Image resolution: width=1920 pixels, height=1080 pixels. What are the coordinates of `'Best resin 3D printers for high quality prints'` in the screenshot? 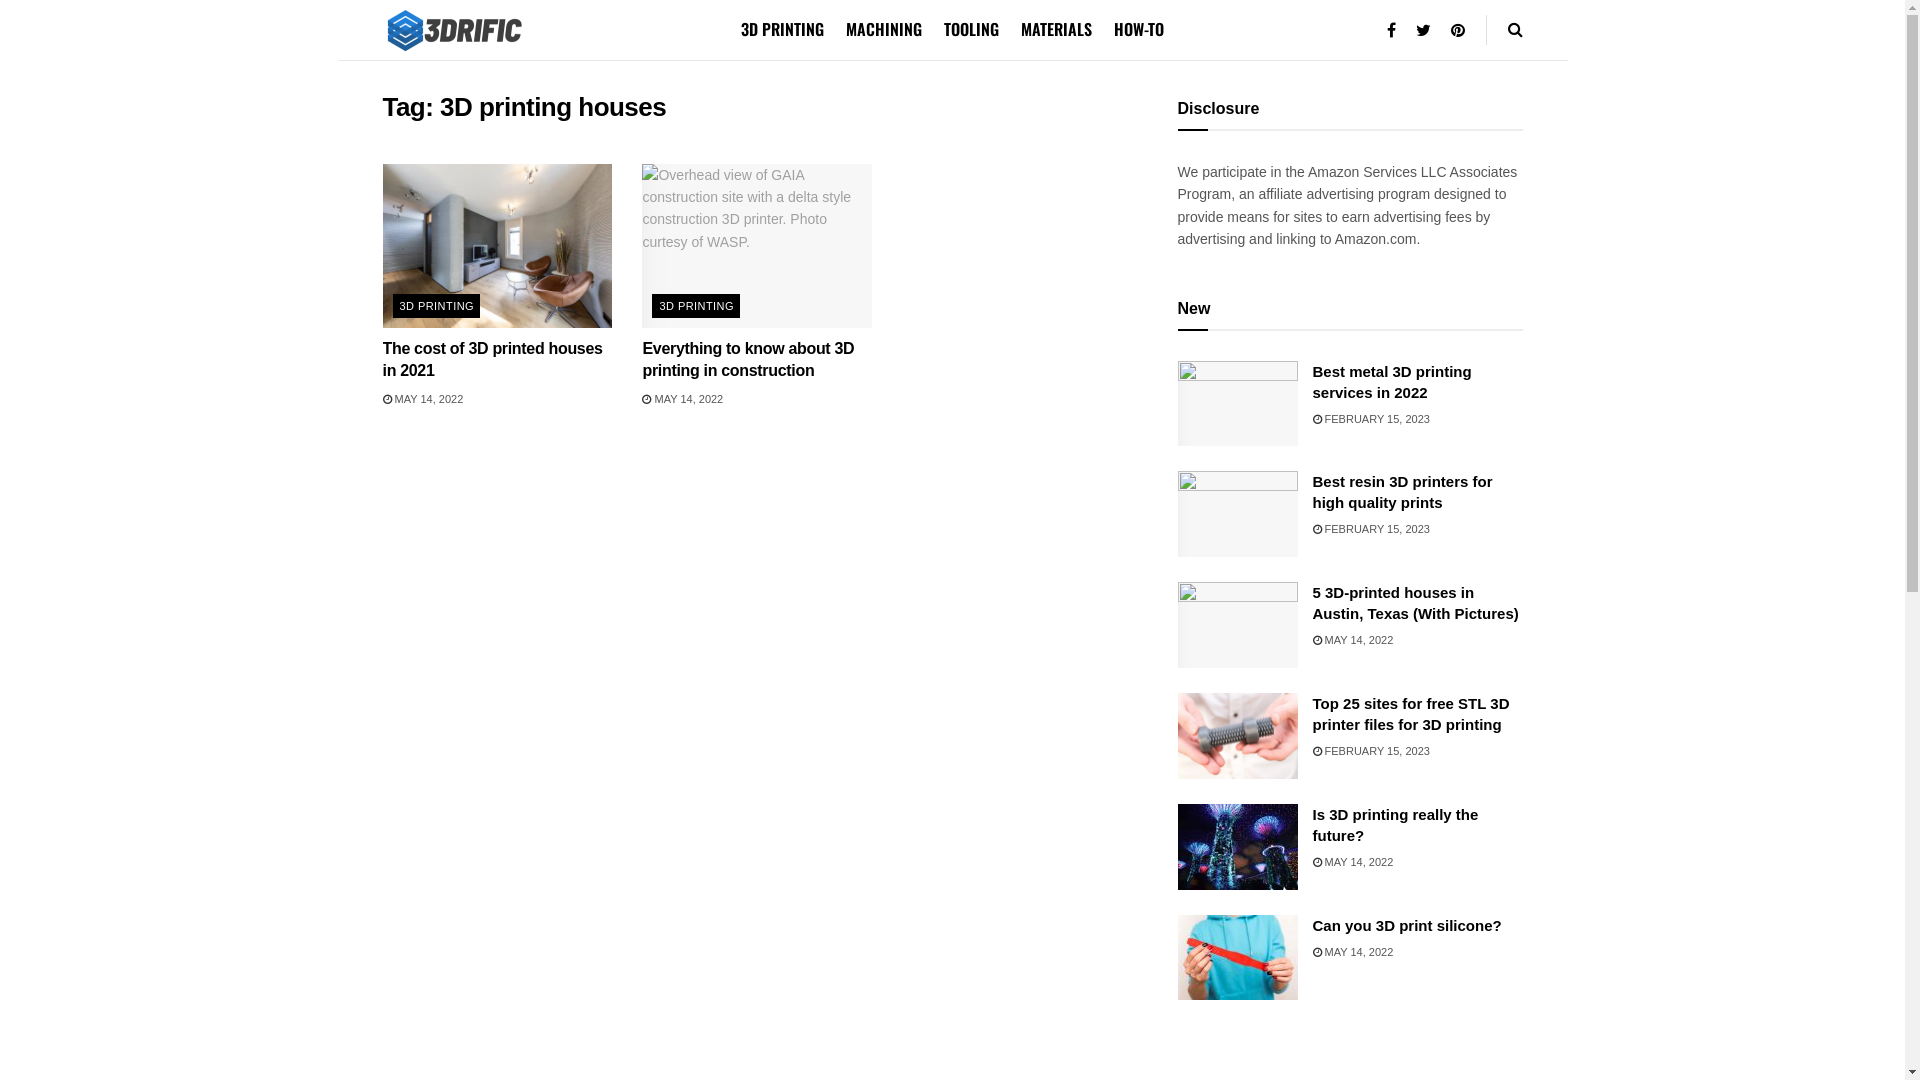 It's located at (1400, 492).